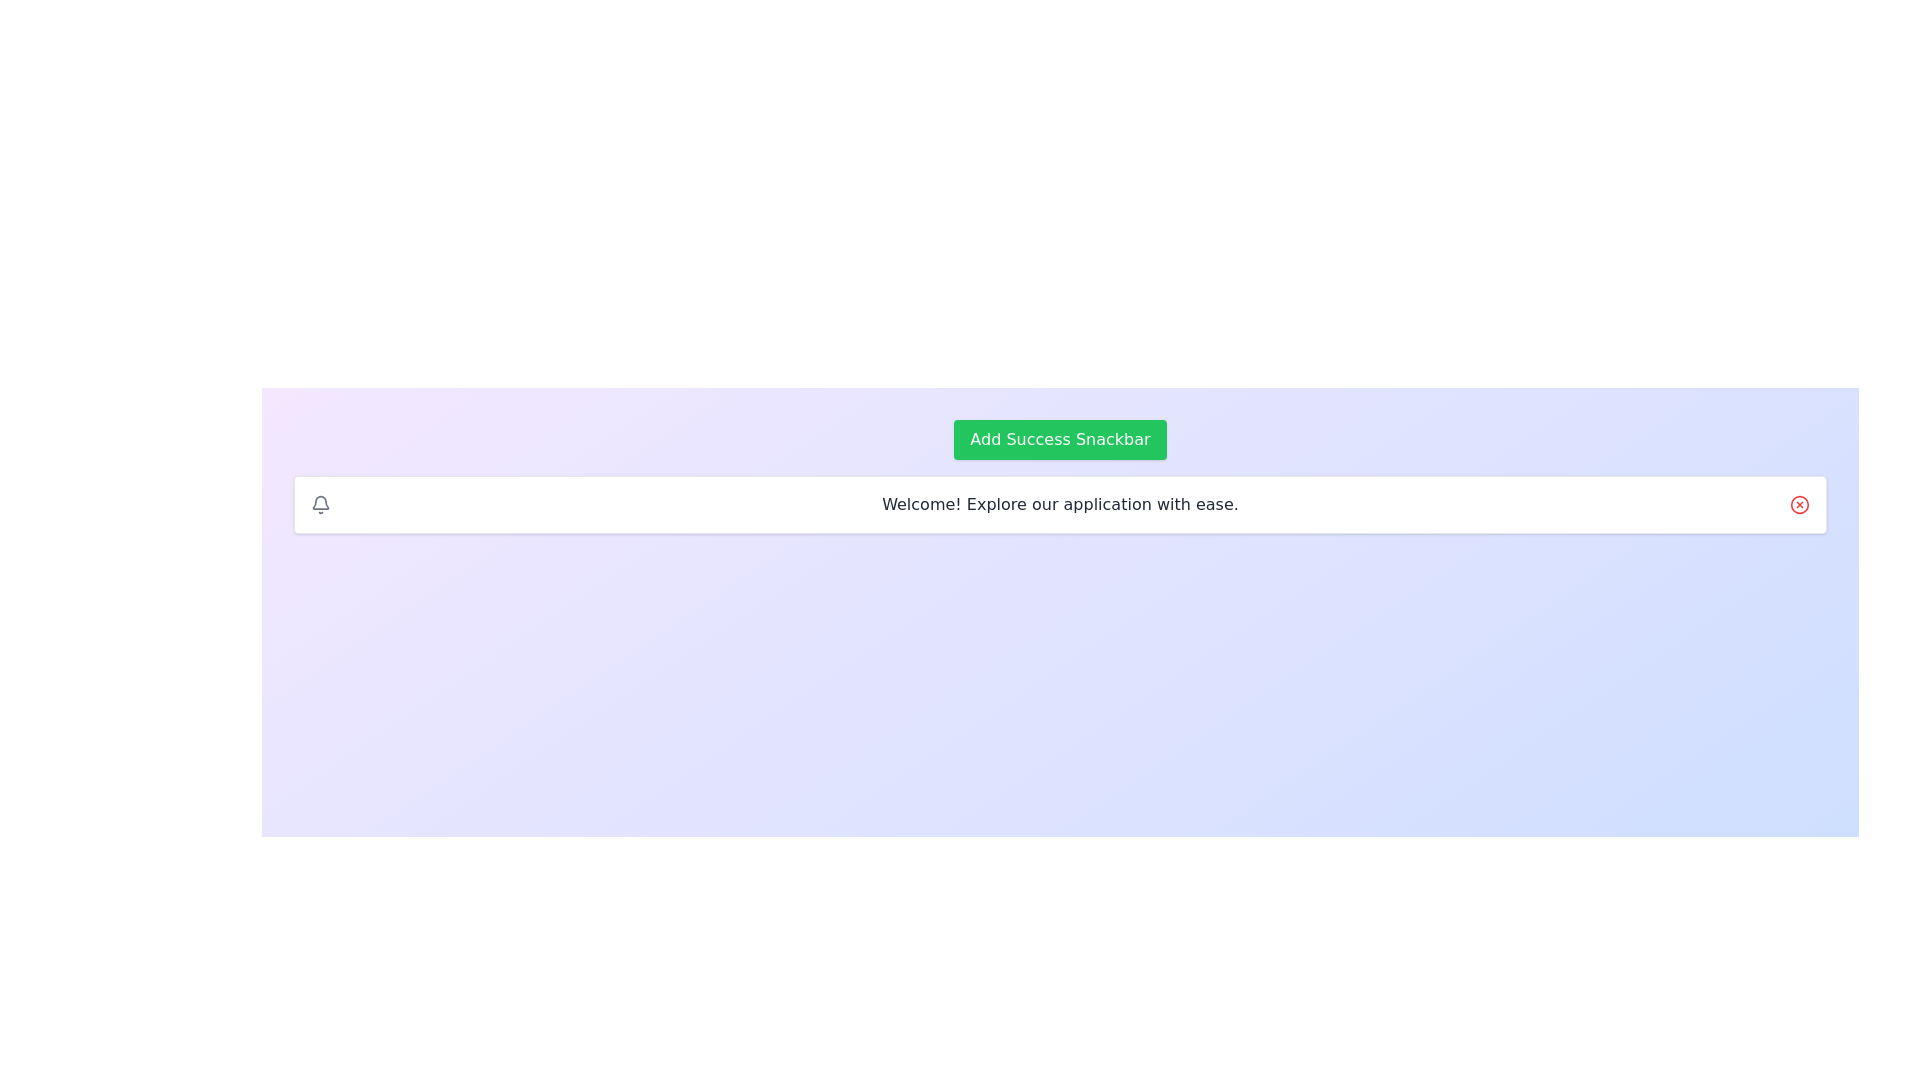  I want to click on the bell icon associated with the snackbar to observe its details, so click(321, 504).